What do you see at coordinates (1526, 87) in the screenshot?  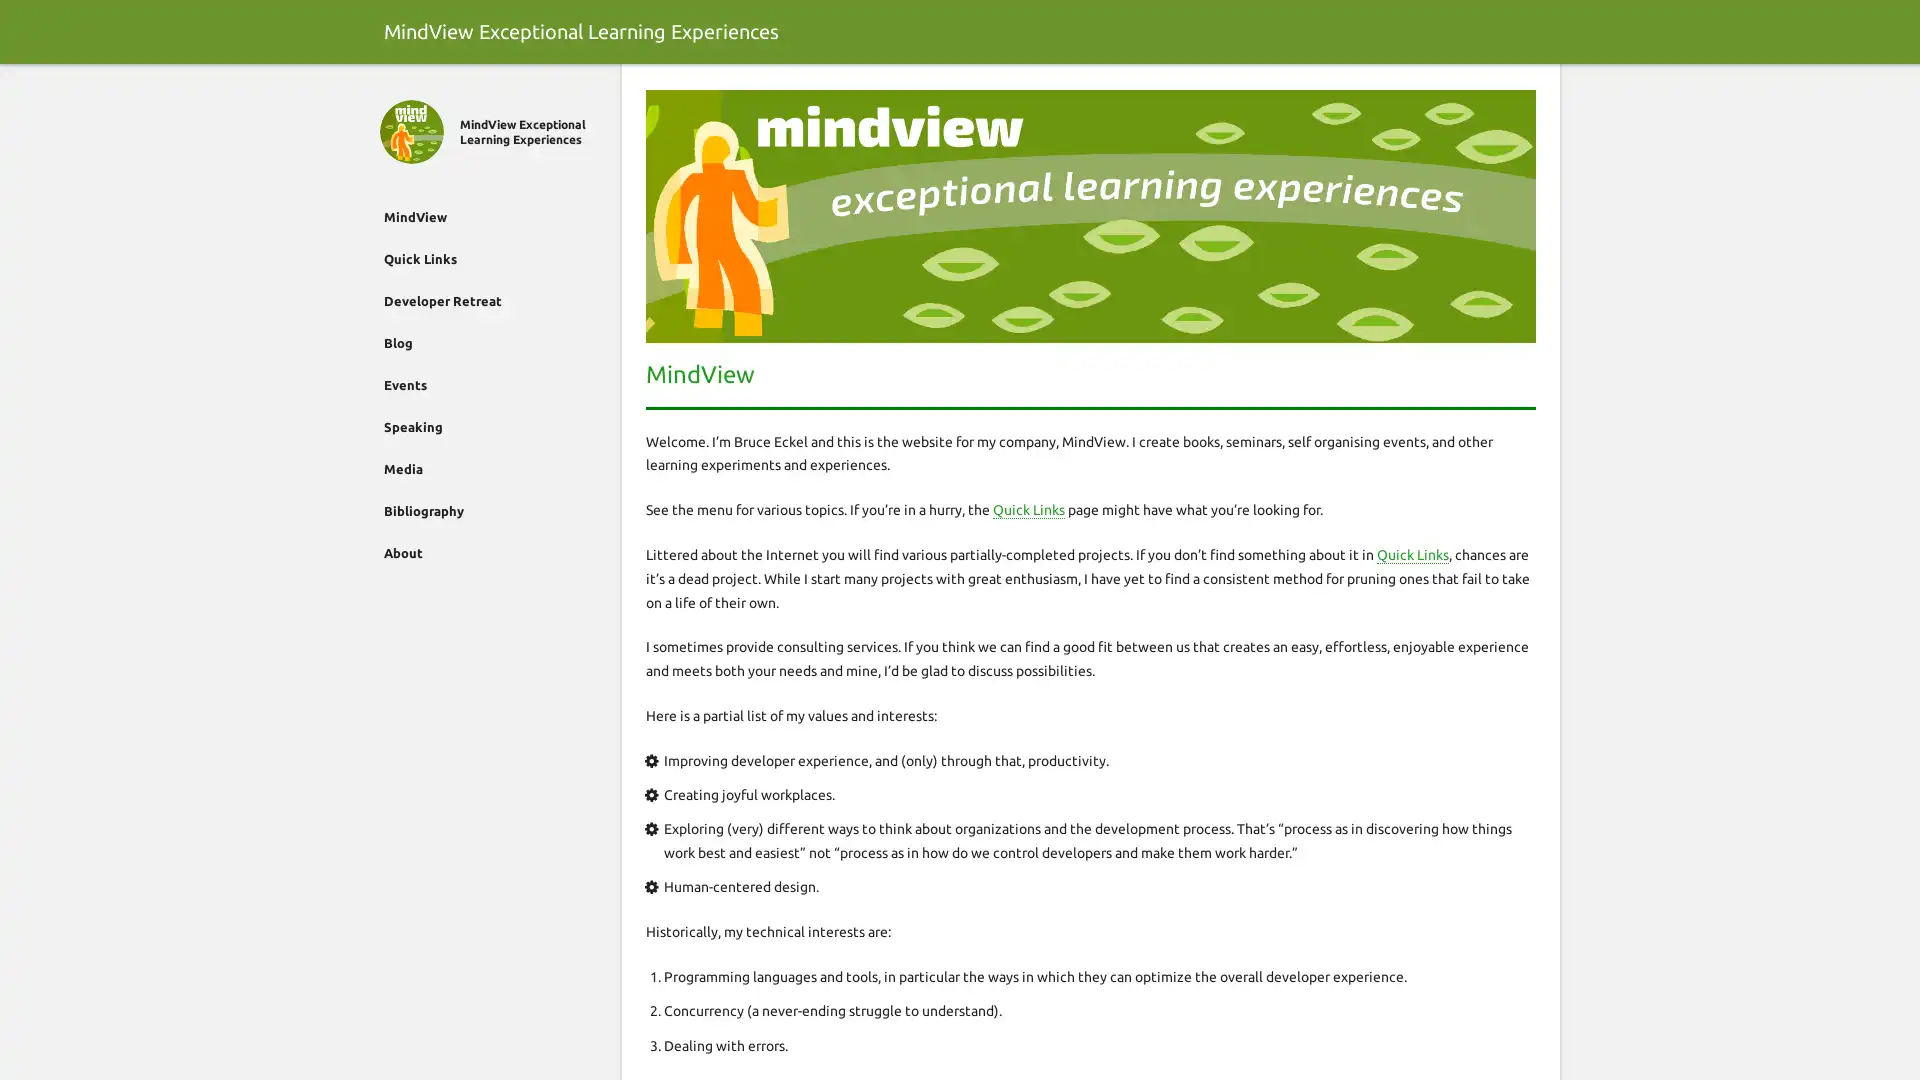 I see `Search` at bounding box center [1526, 87].